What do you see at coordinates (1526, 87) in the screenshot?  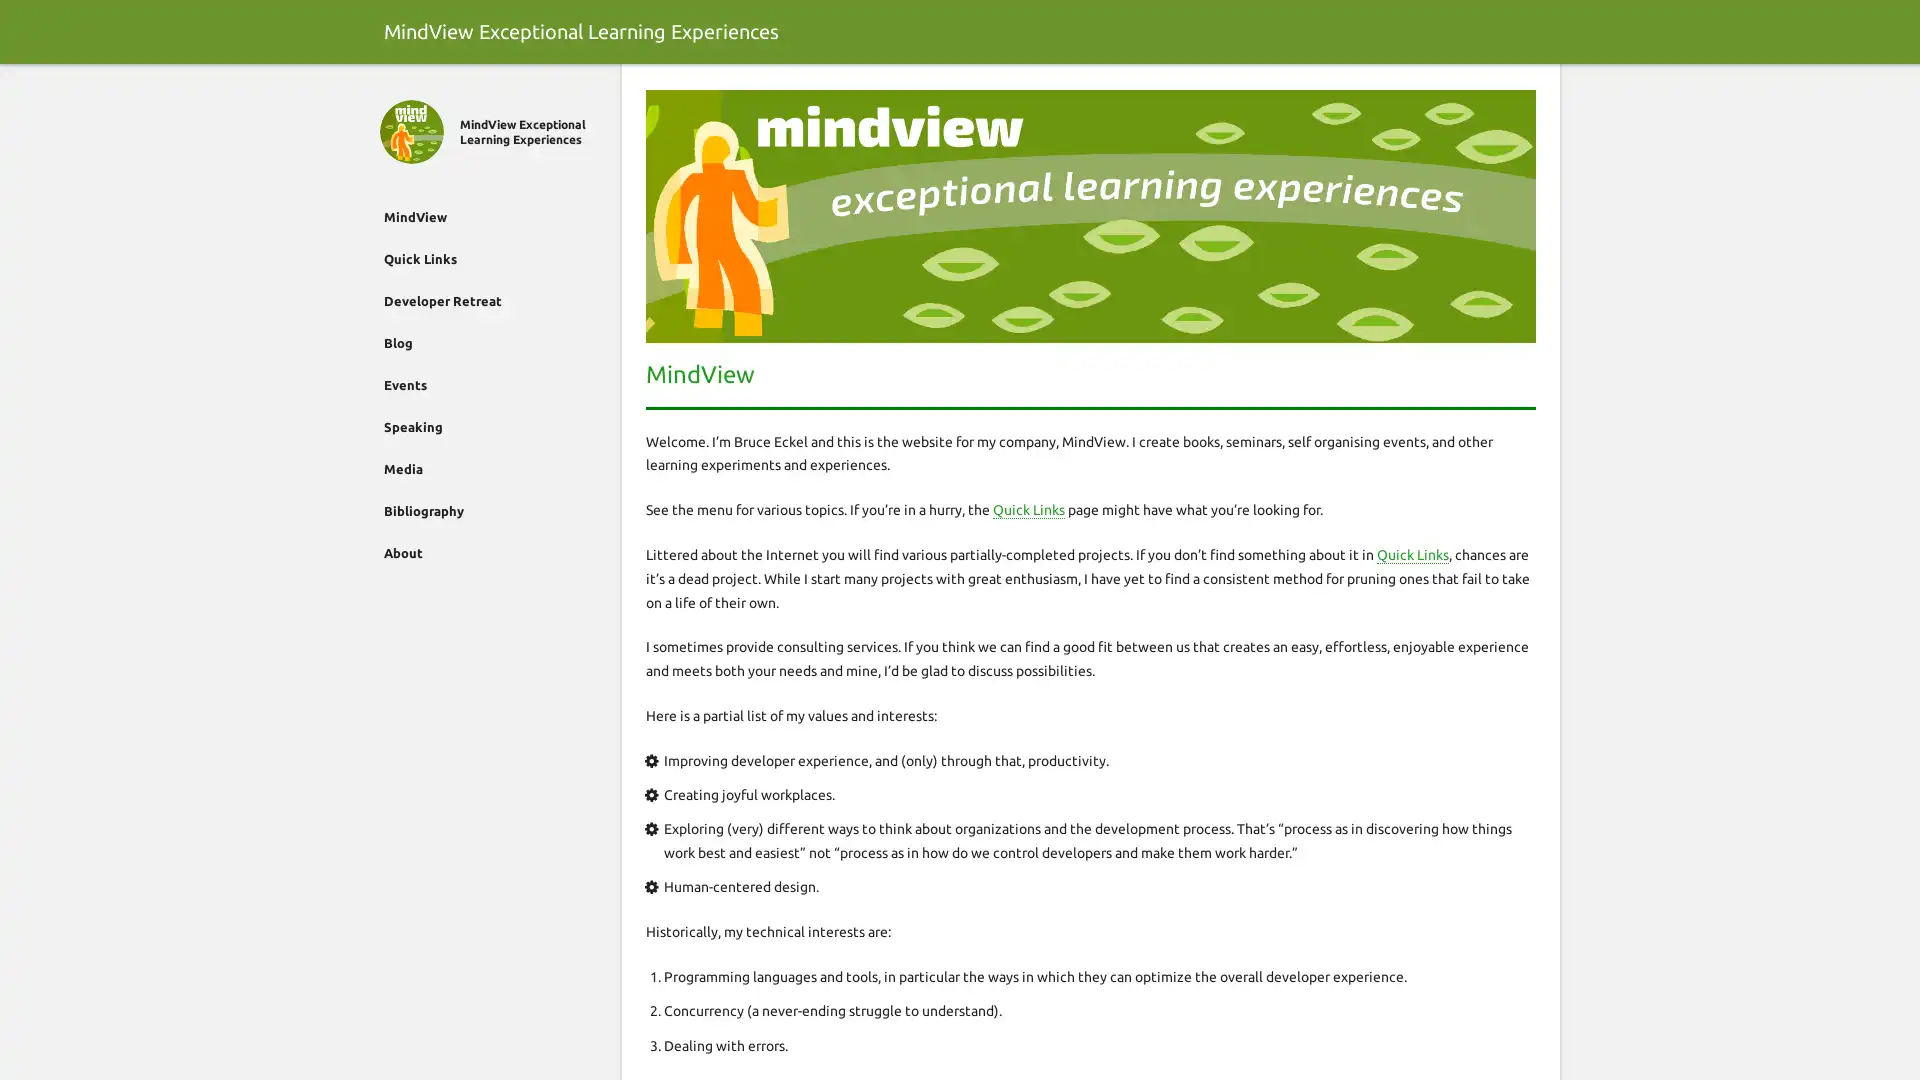 I see `Search` at bounding box center [1526, 87].